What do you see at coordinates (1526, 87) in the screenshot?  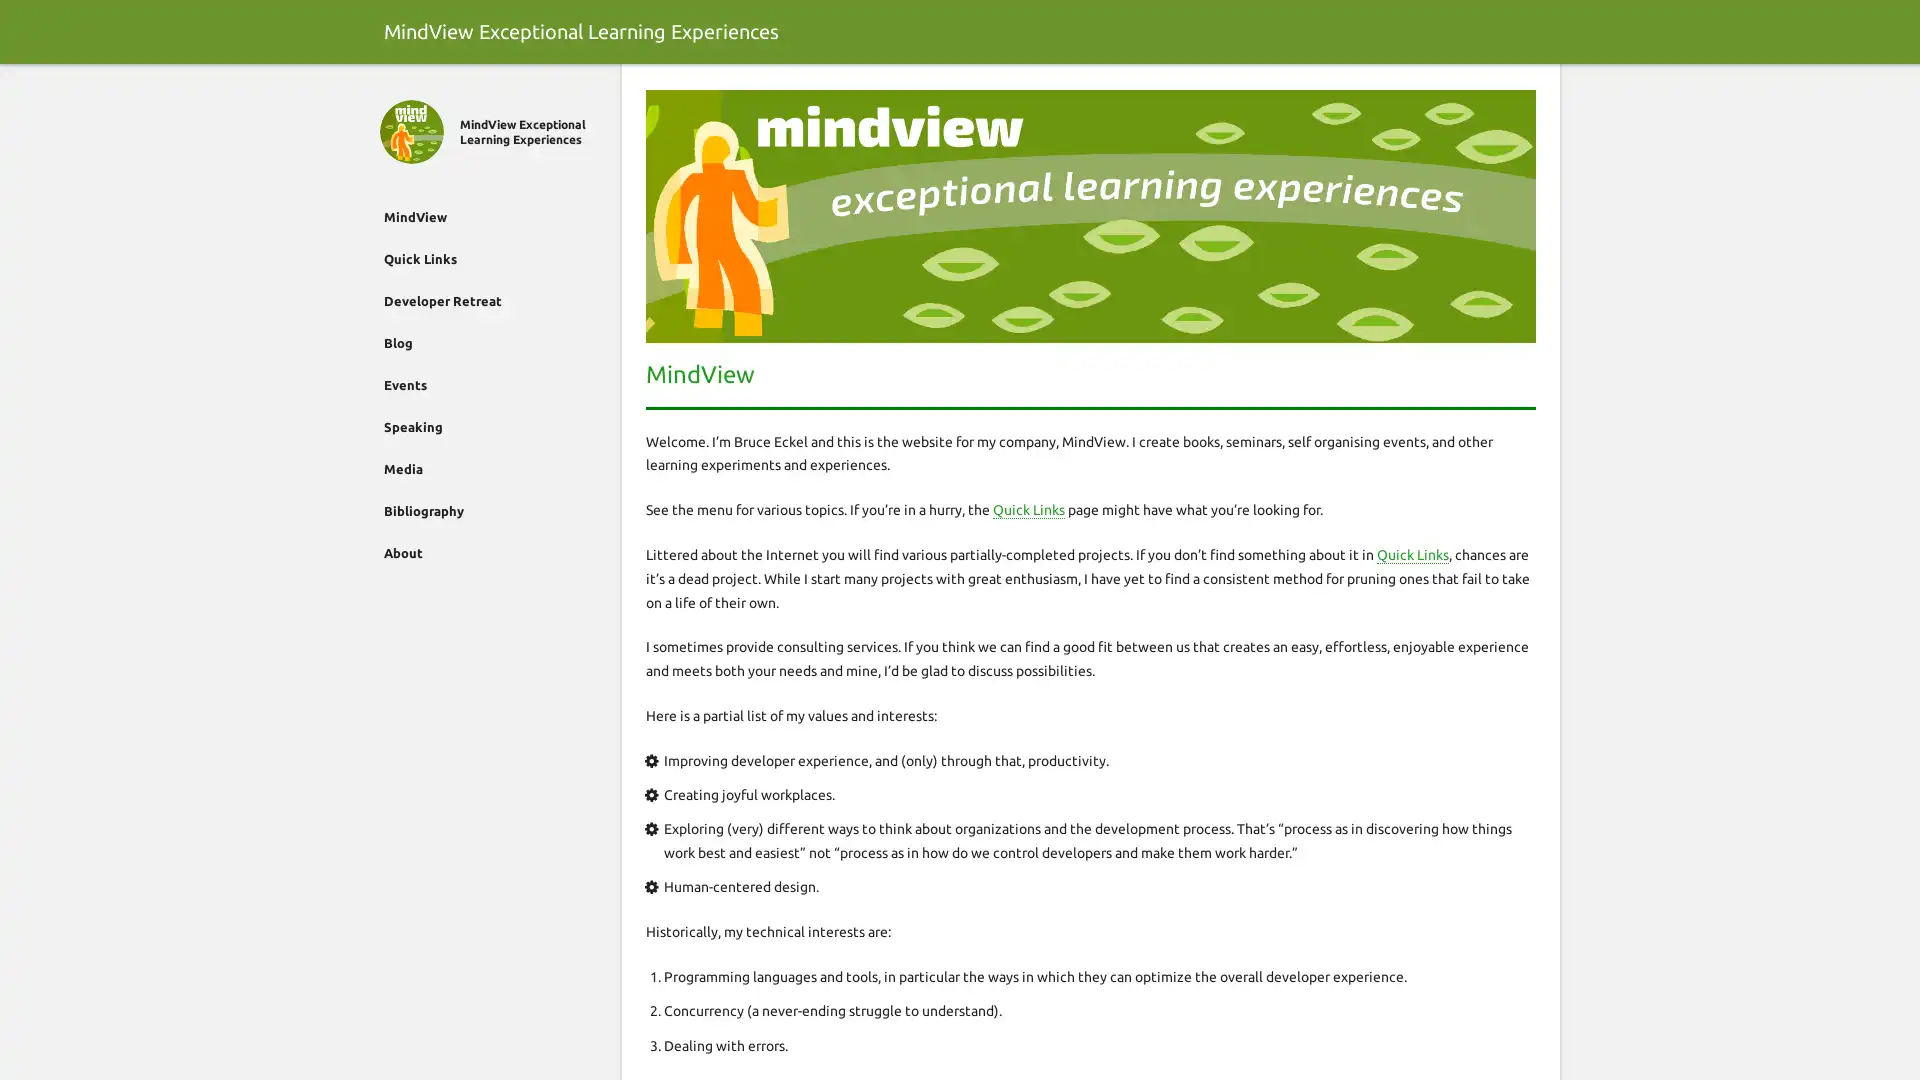 I see `Search` at bounding box center [1526, 87].